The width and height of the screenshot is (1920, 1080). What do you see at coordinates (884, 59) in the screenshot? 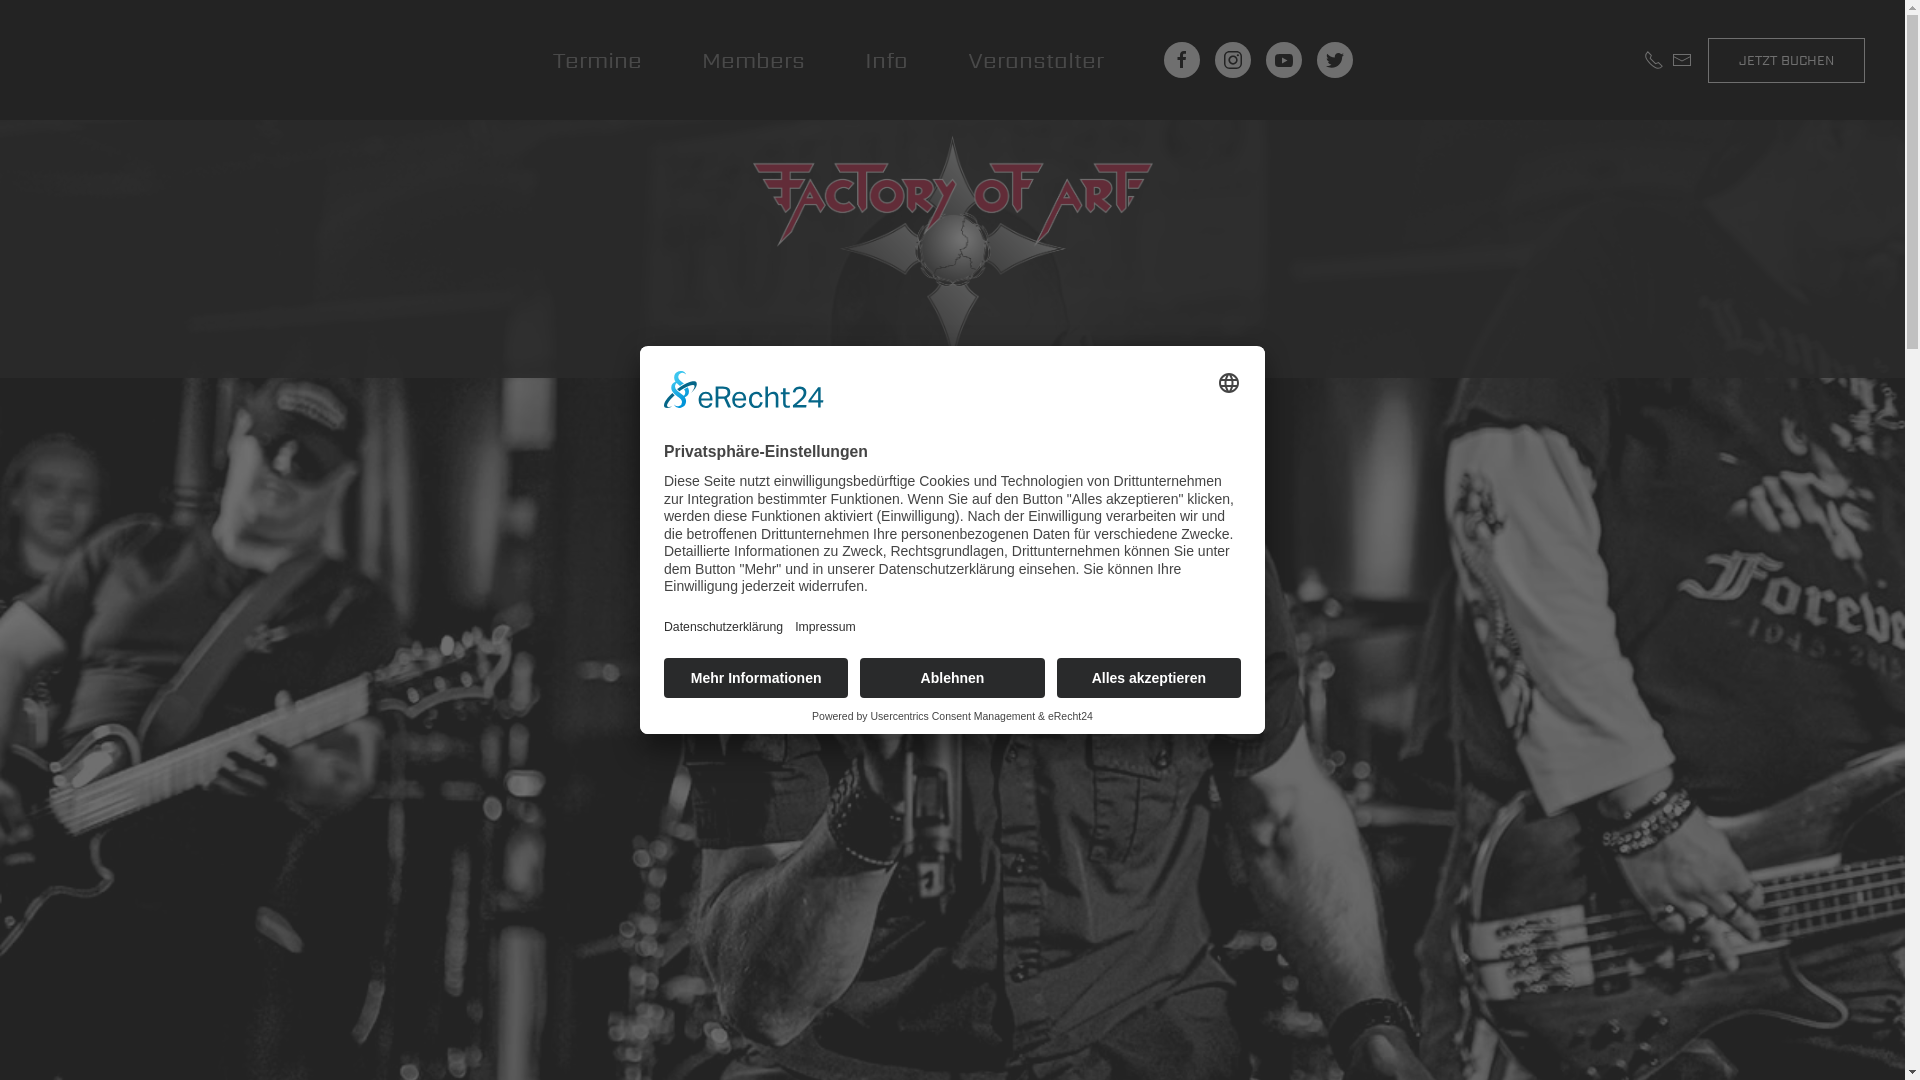
I see `'Info'` at bounding box center [884, 59].